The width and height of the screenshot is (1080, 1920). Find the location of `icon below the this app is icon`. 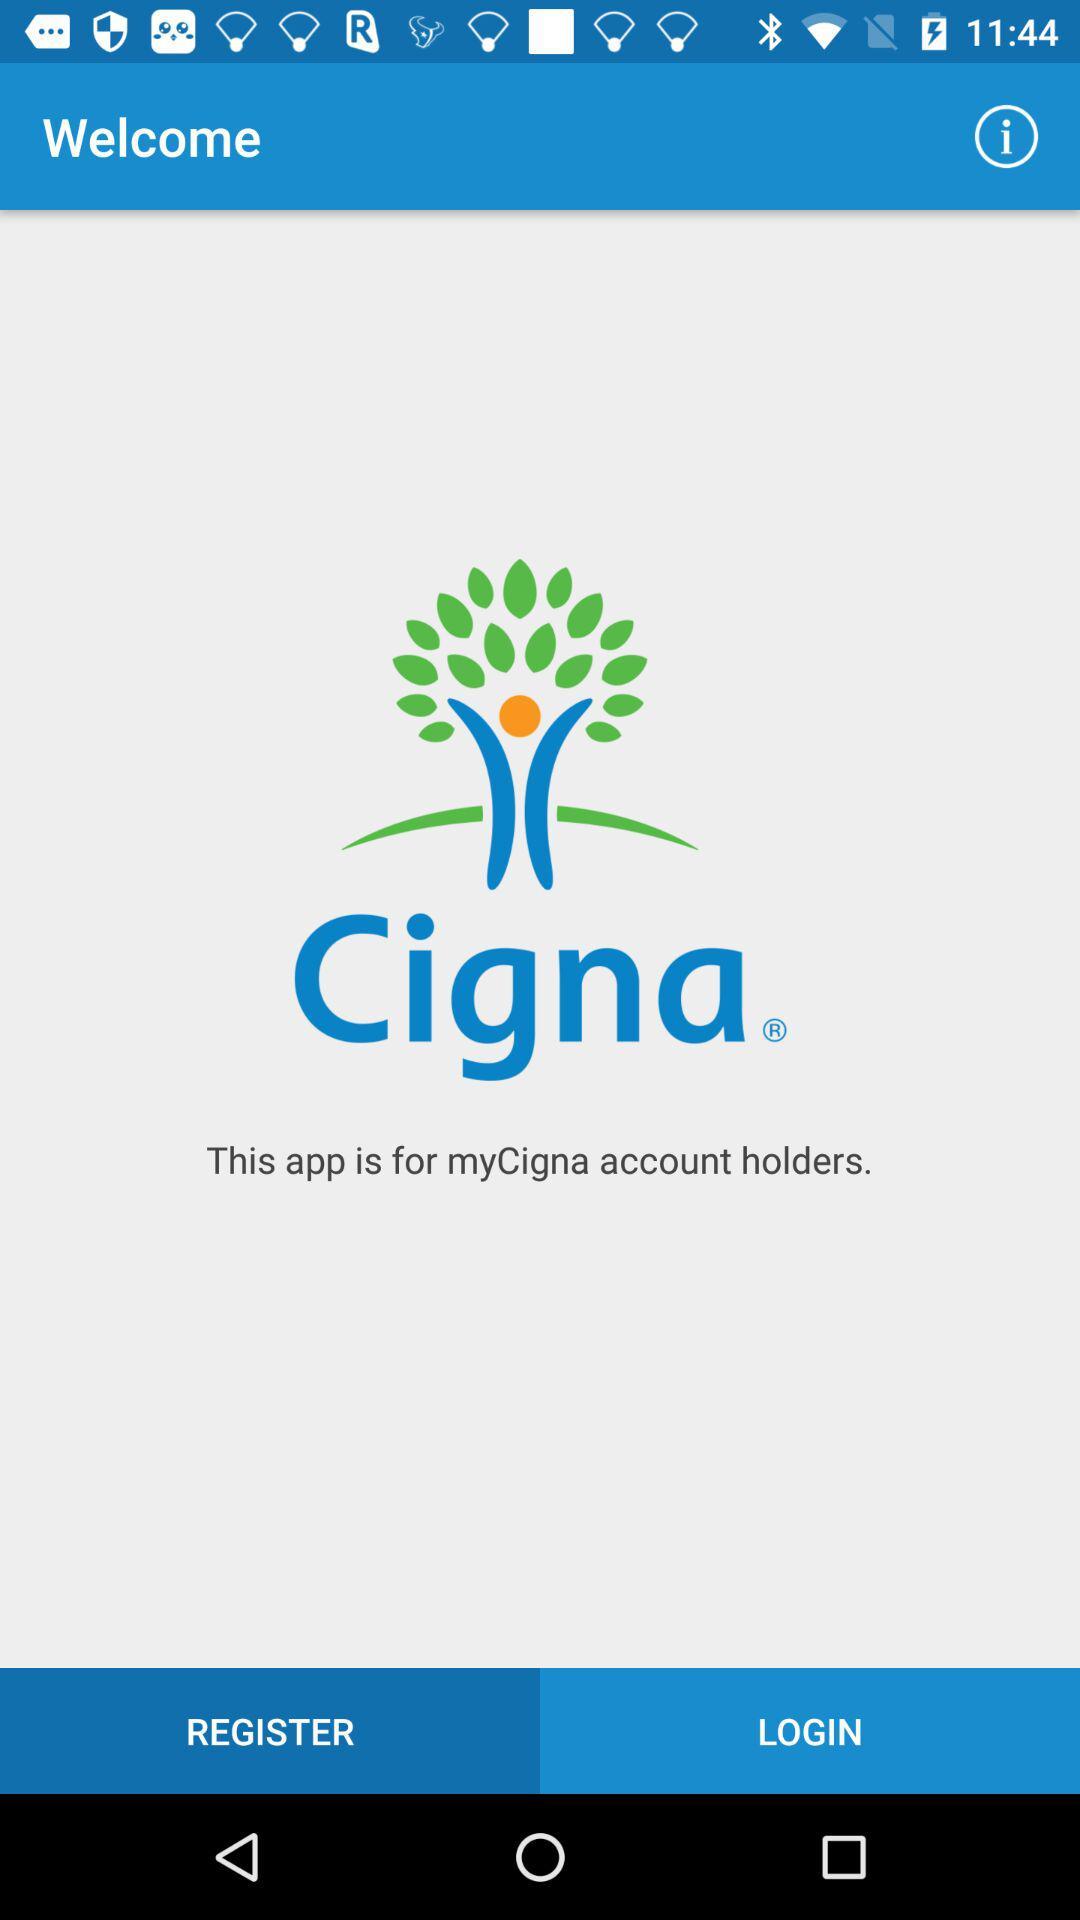

icon below the this app is icon is located at coordinates (810, 1730).